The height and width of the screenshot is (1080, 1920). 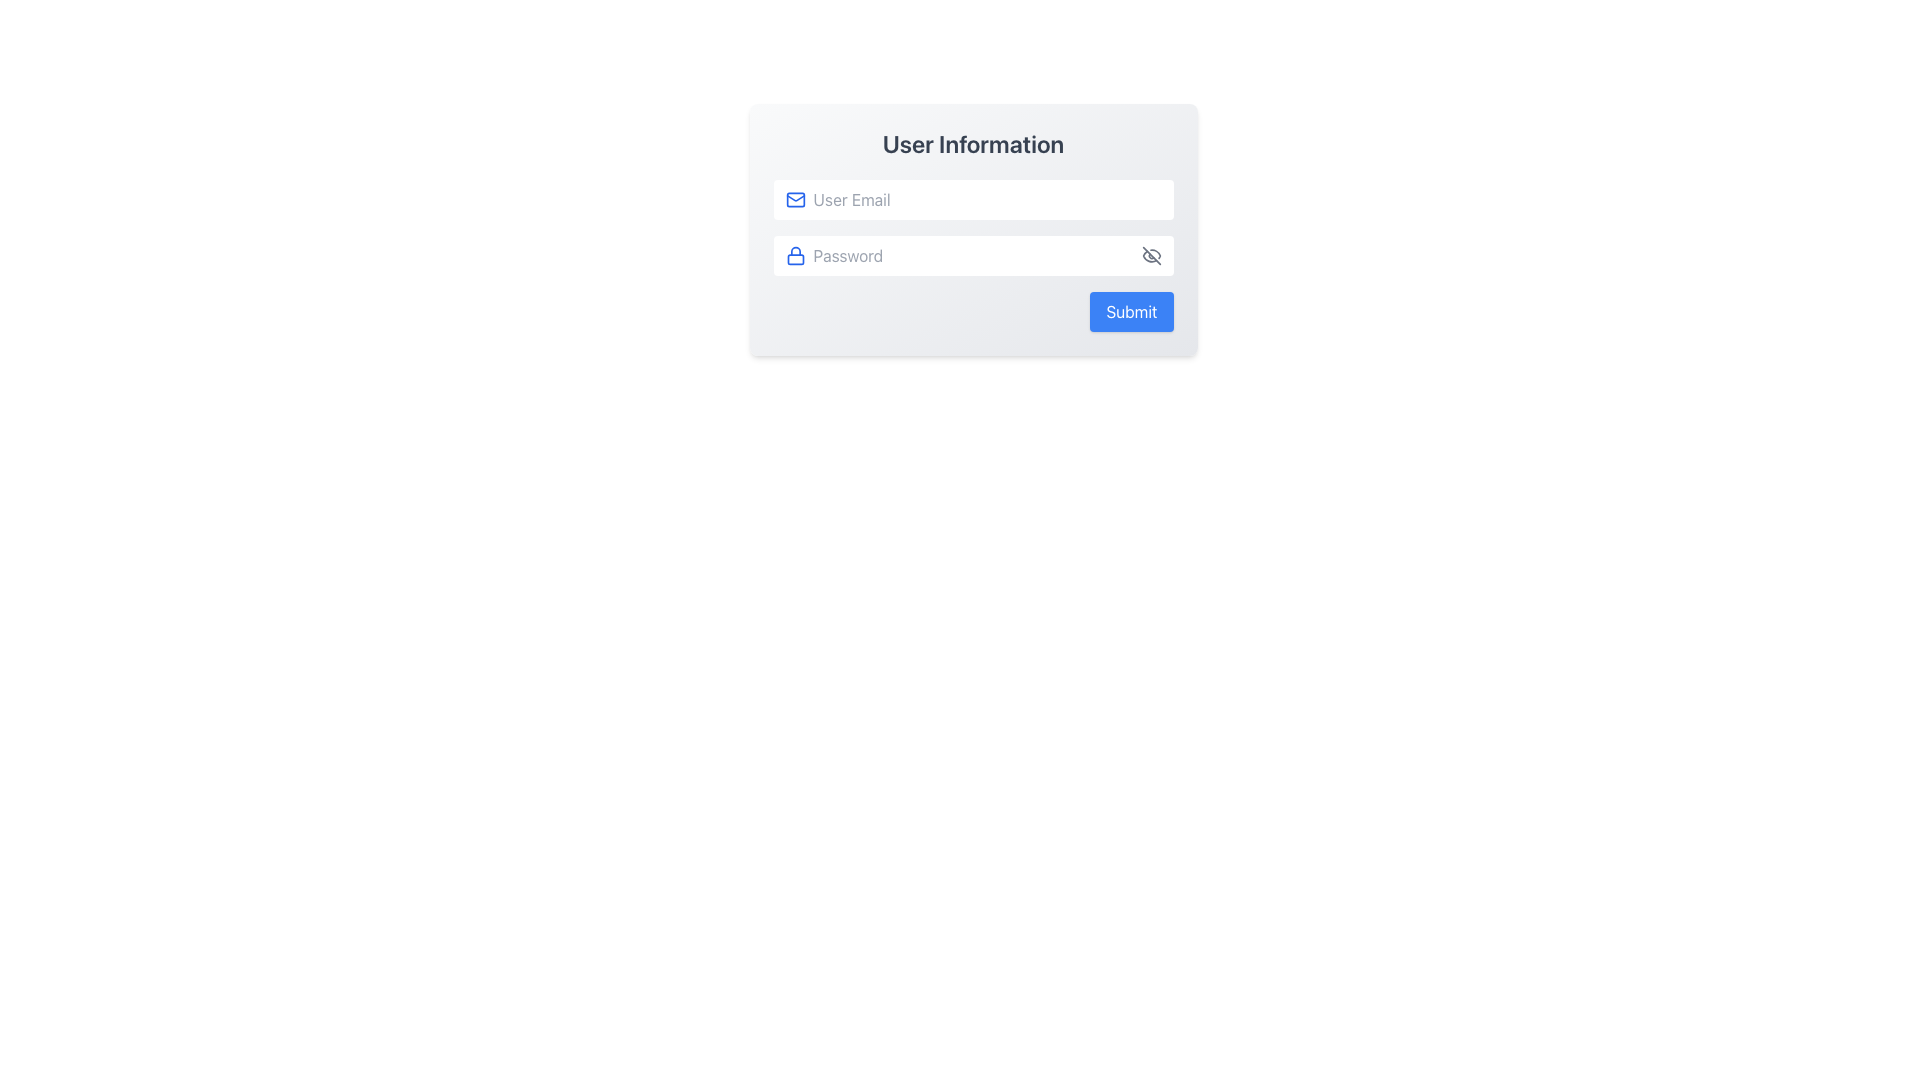 What do you see at coordinates (794, 258) in the screenshot?
I see `the base of the lock icon that indicates restricted access, located to the left of the 'Password' input field` at bounding box center [794, 258].